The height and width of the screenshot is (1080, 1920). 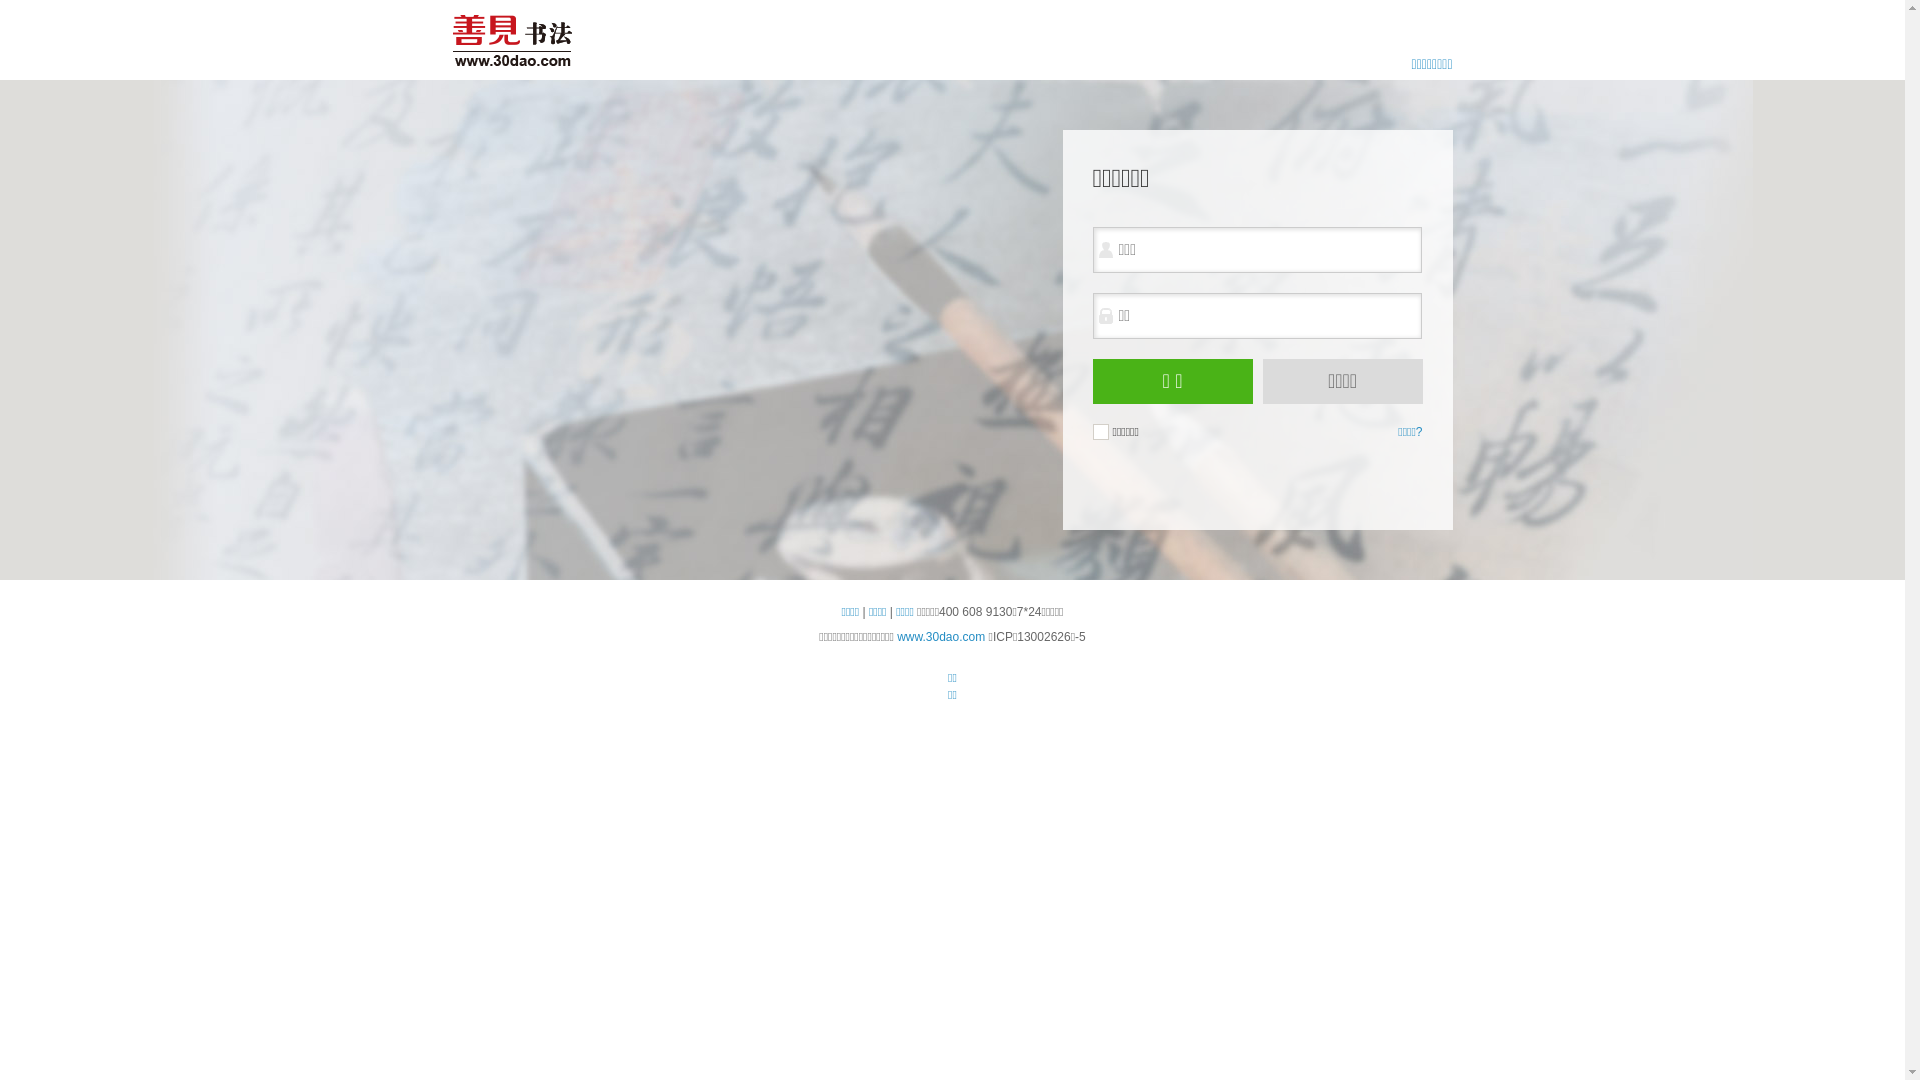 I want to click on 'www.30dao.com', so click(x=939, y=636).